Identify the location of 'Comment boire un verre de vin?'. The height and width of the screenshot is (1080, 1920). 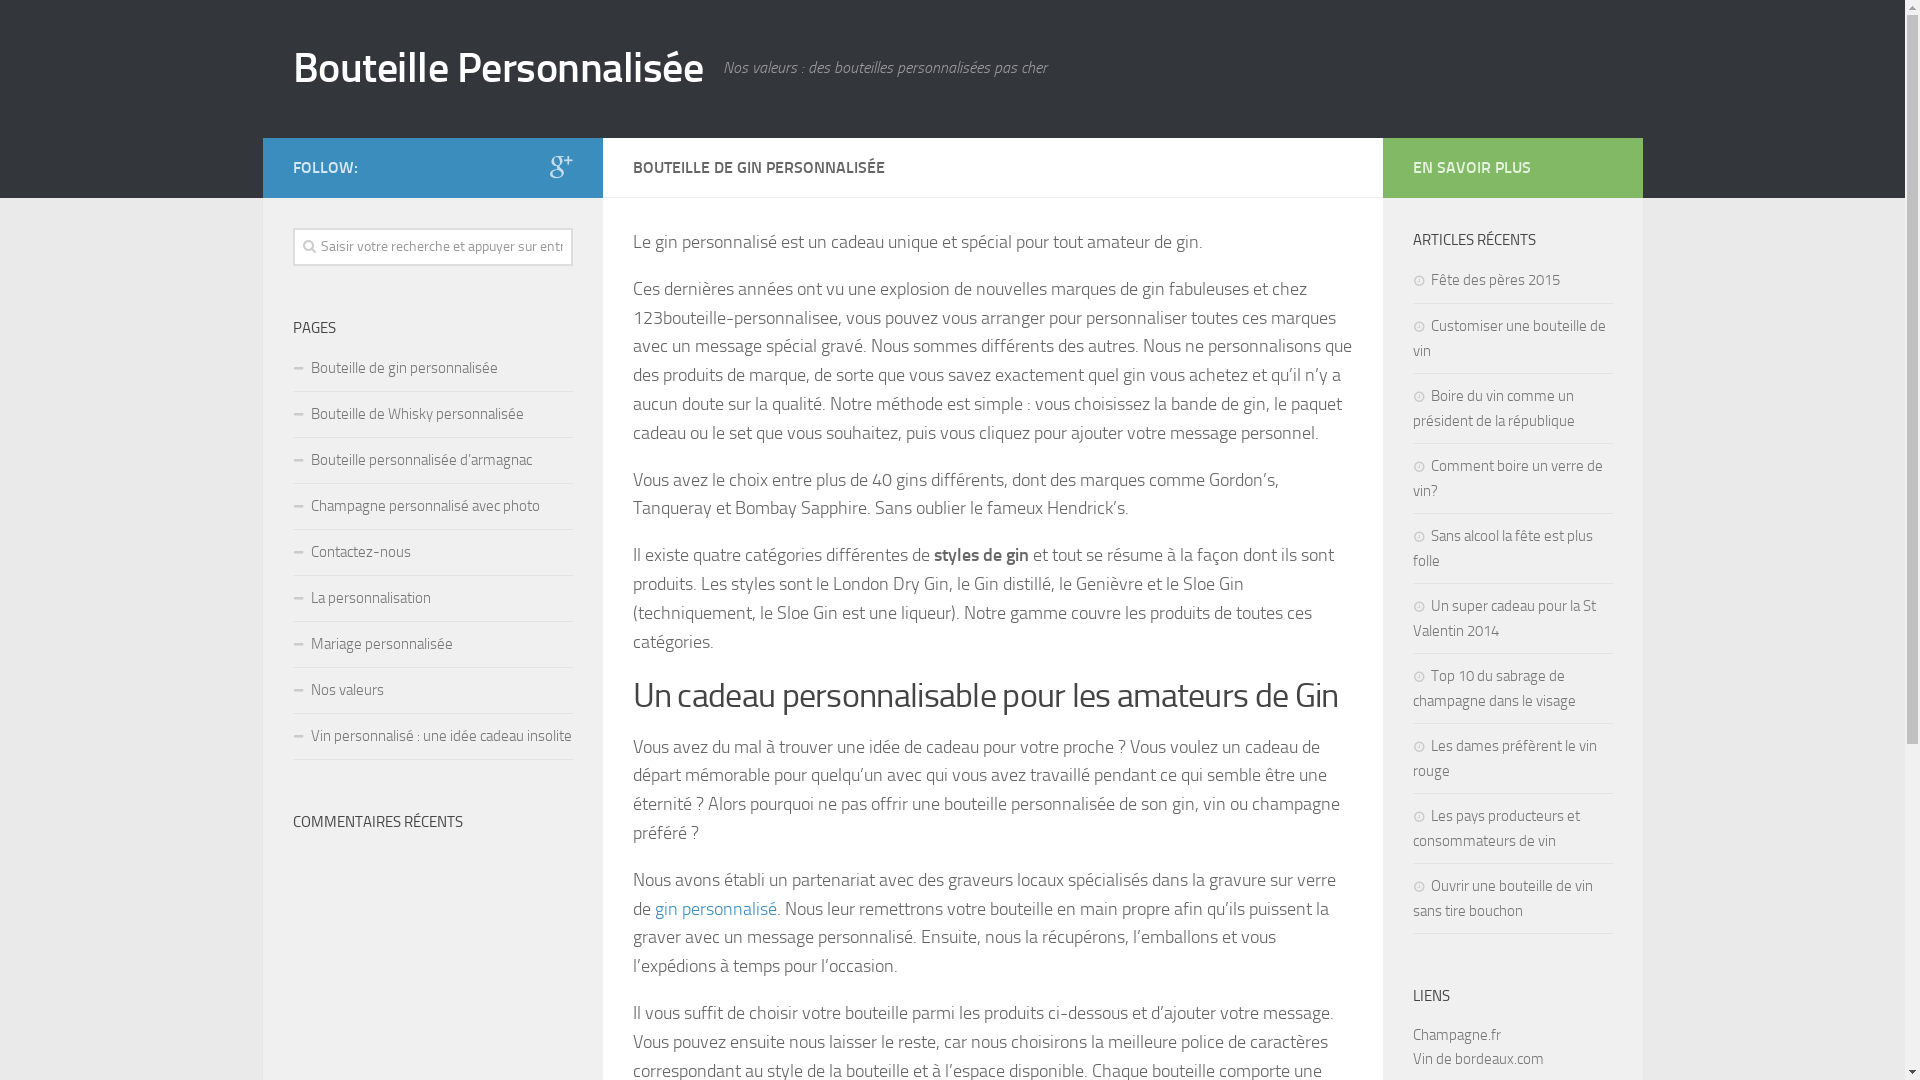
(1410, 478).